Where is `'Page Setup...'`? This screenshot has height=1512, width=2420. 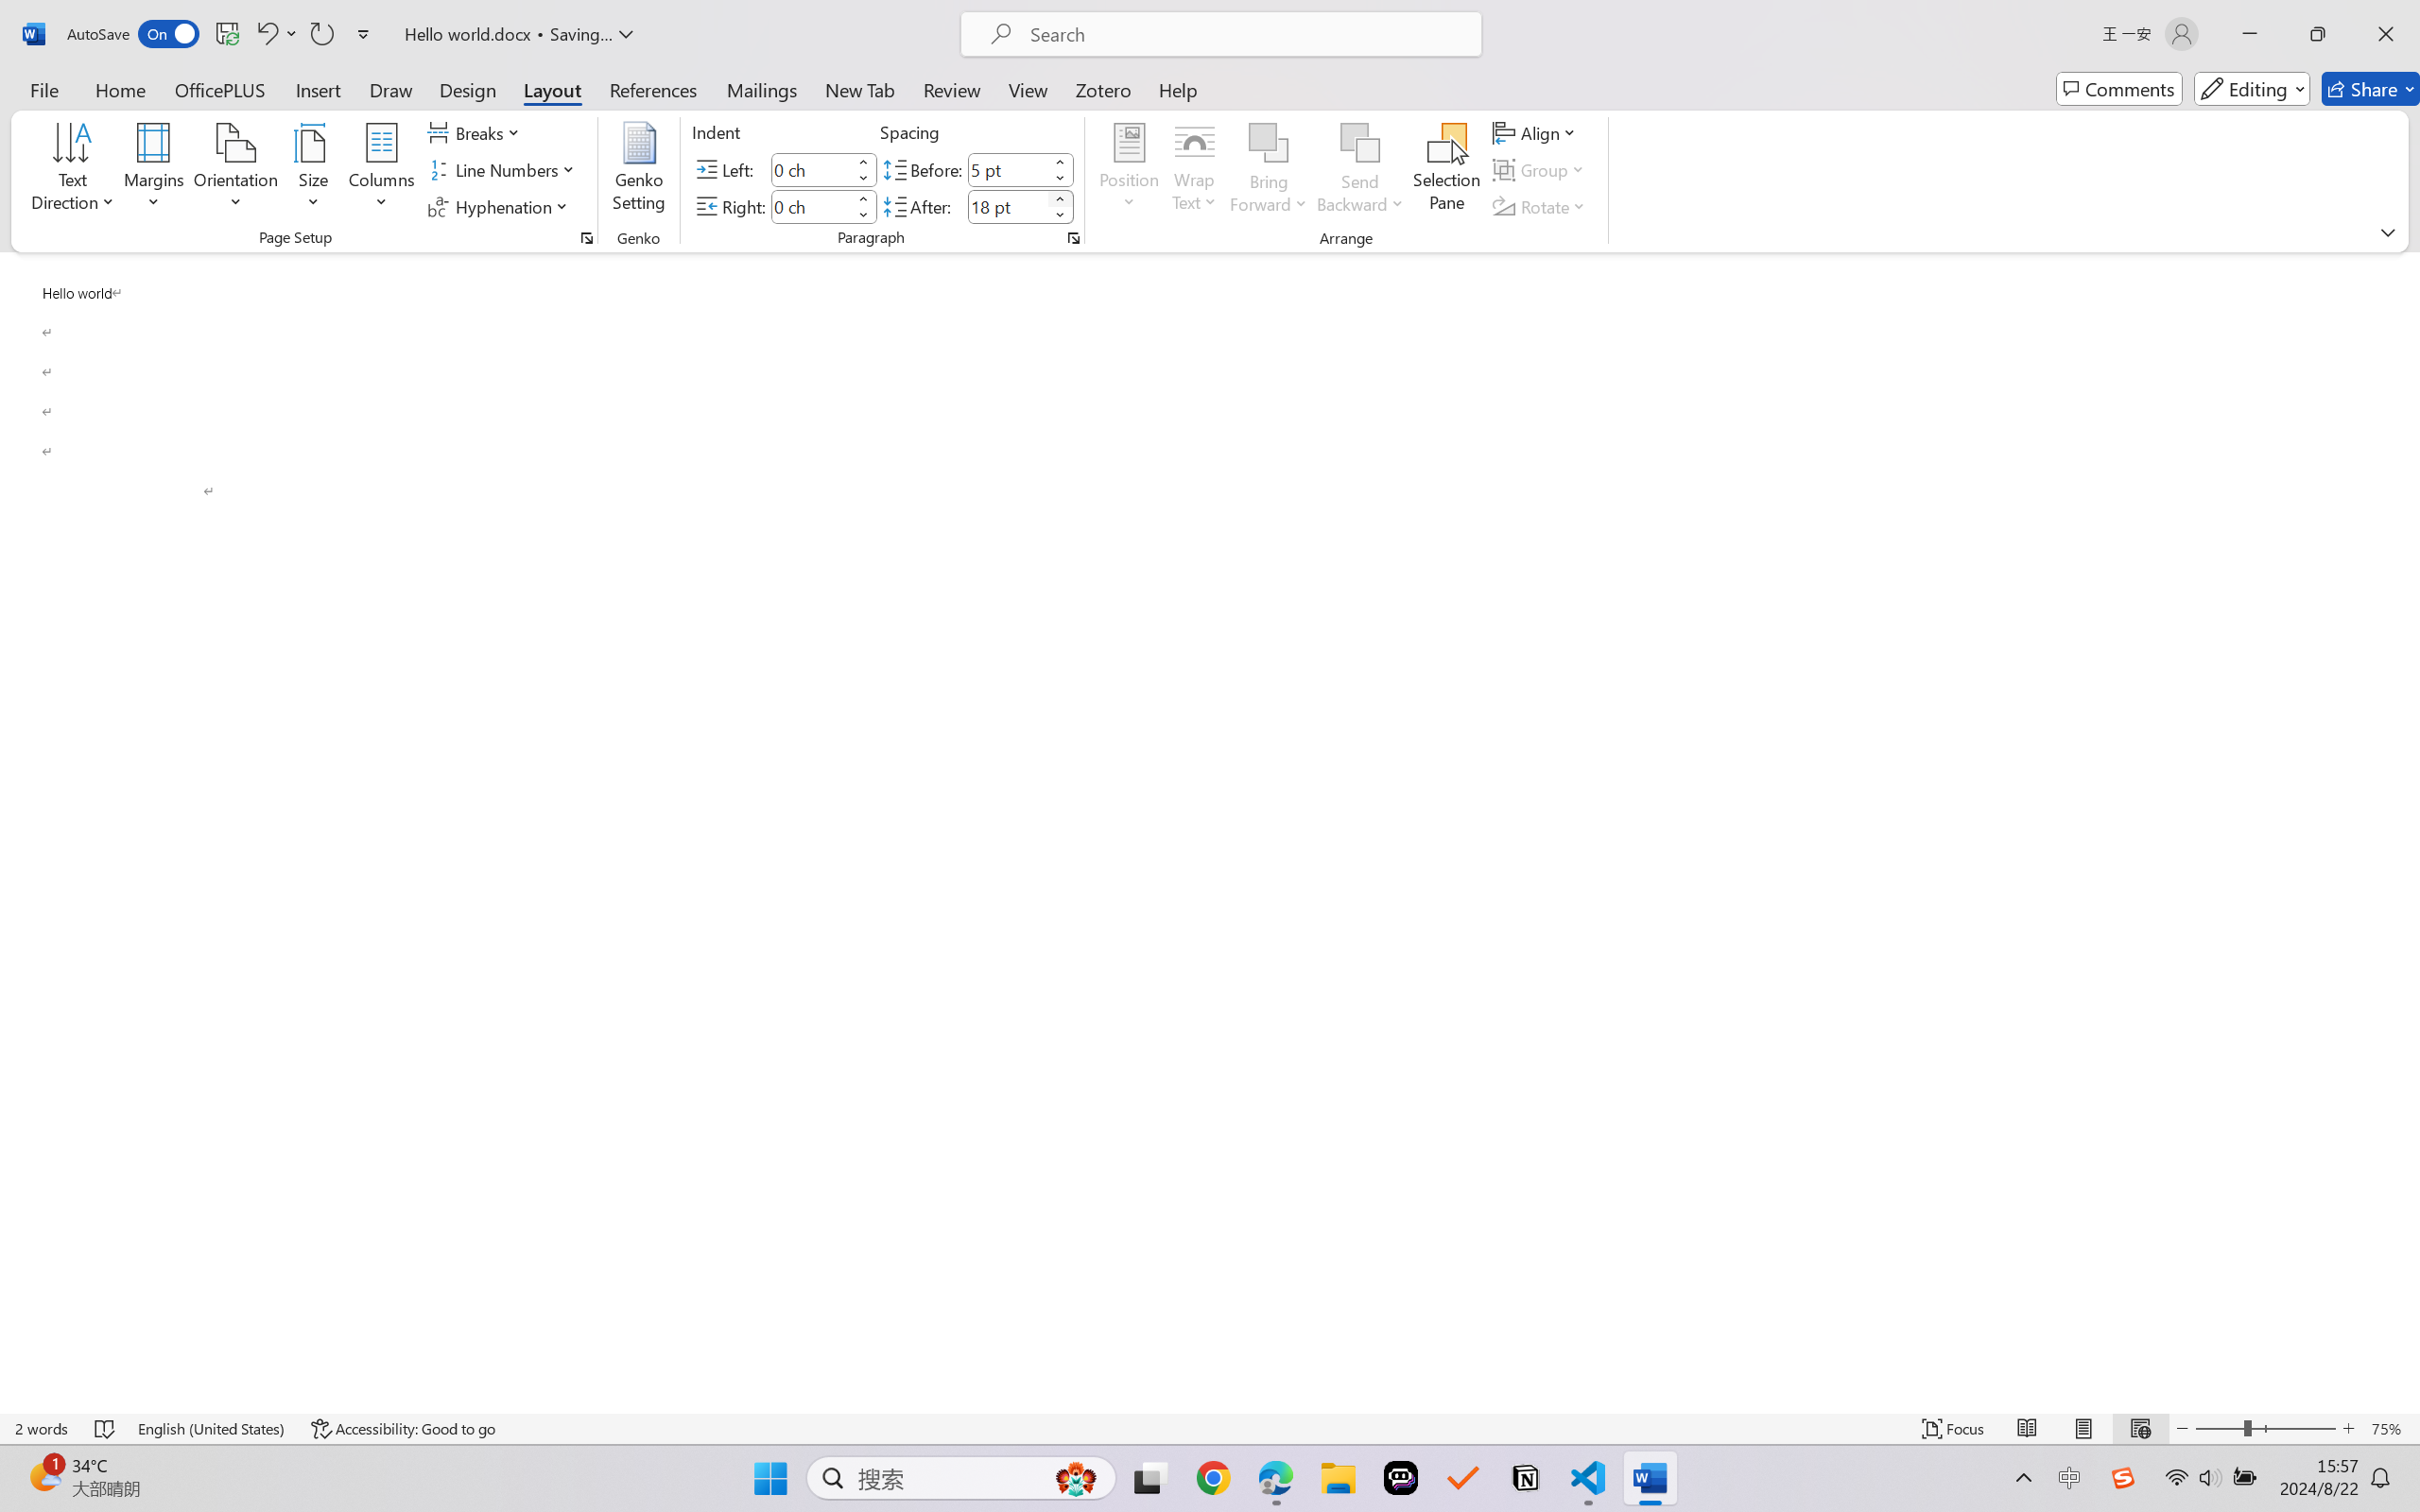 'Page Setup...' is located at coordinates (585, 237).